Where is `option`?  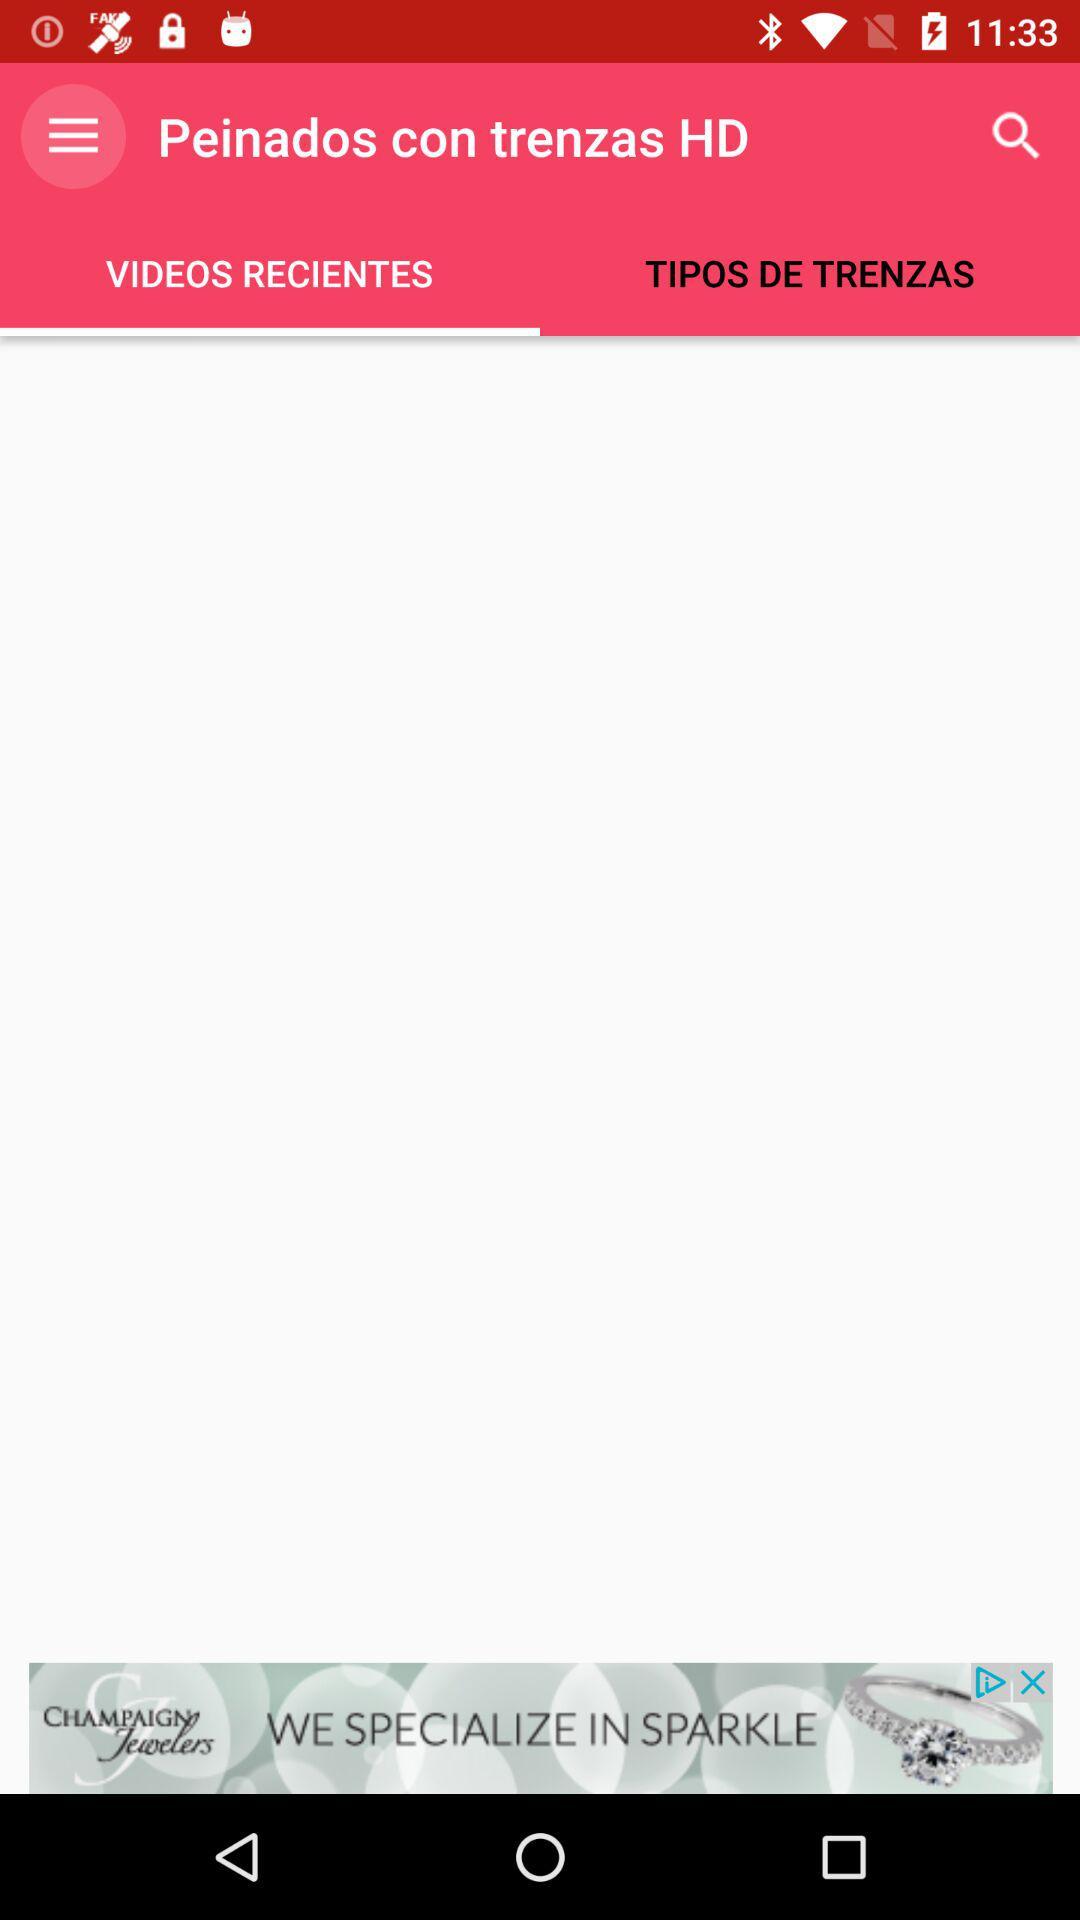 option is located at coordinates (540, 1727).